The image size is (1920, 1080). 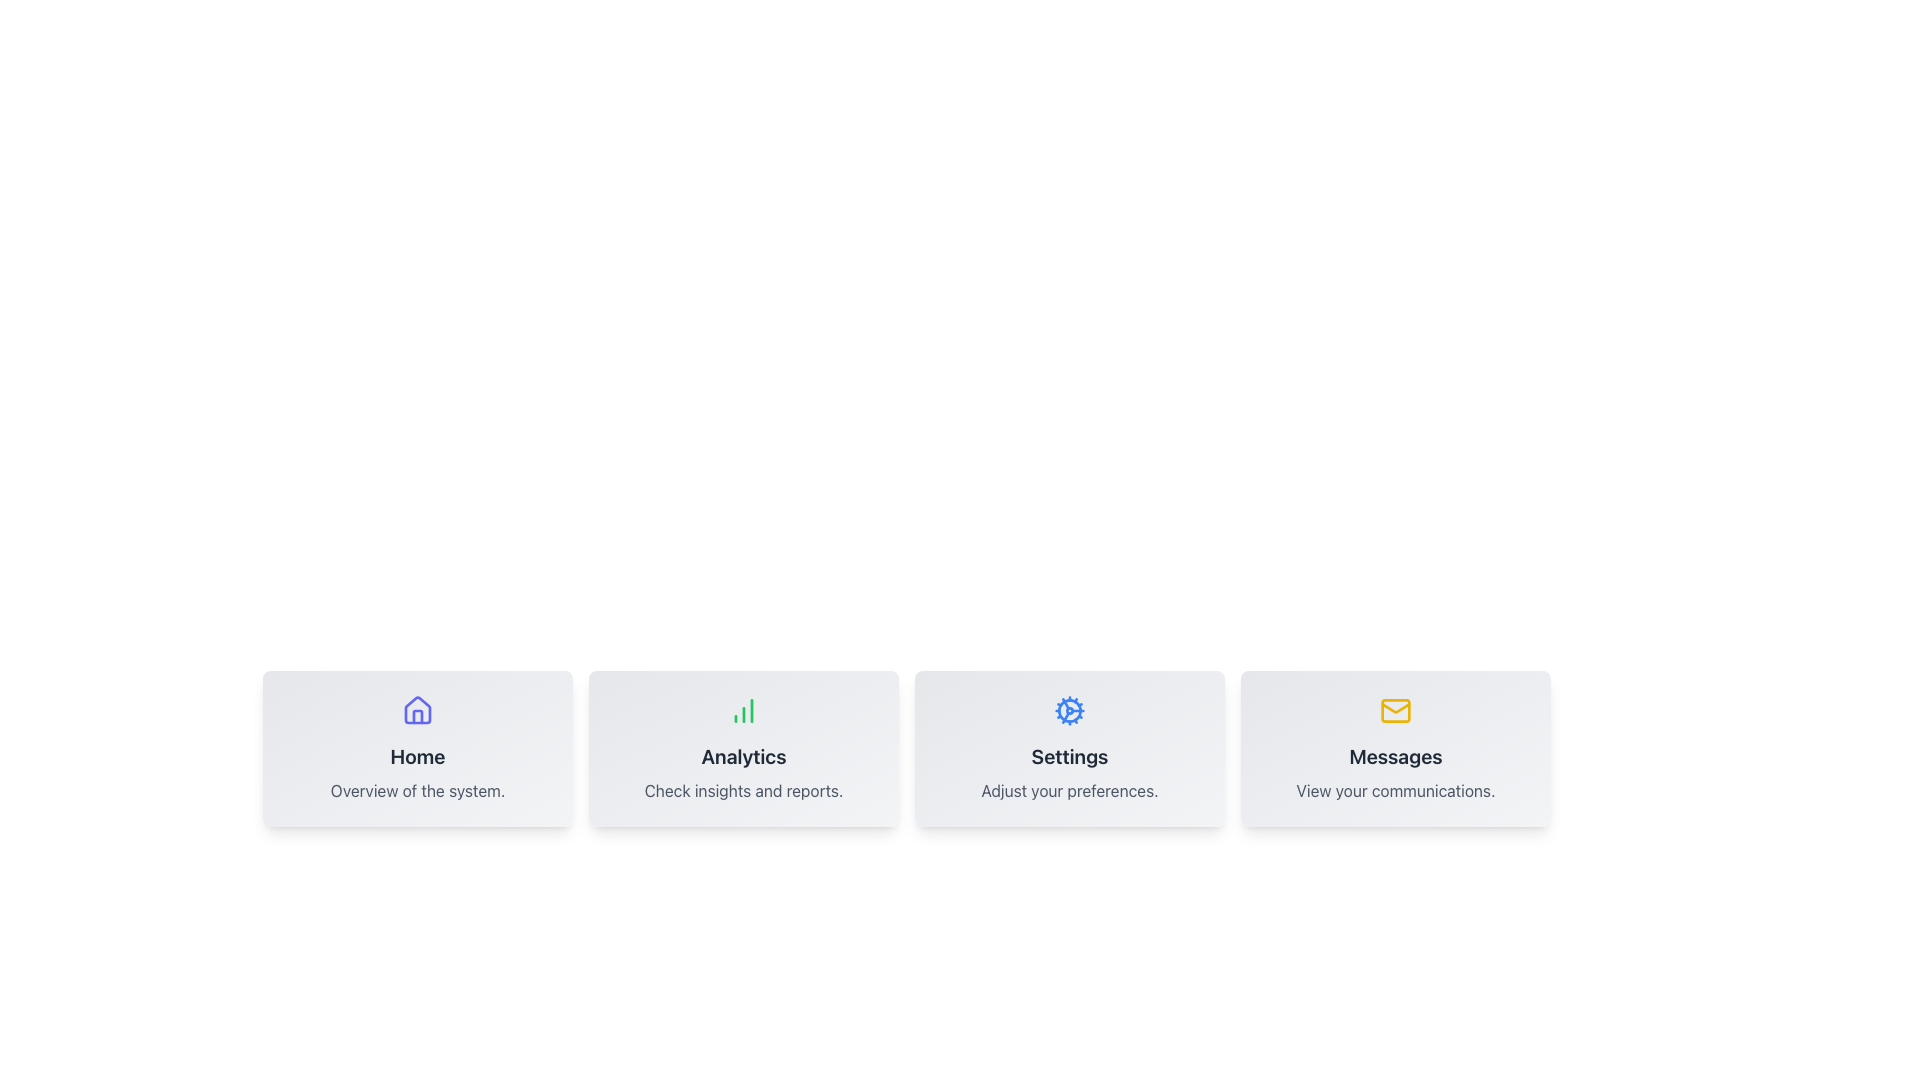 I want to click on the settings icon located in the upper part of the third card from the left under the 'Settings' label, so click(x=1069, y=709).